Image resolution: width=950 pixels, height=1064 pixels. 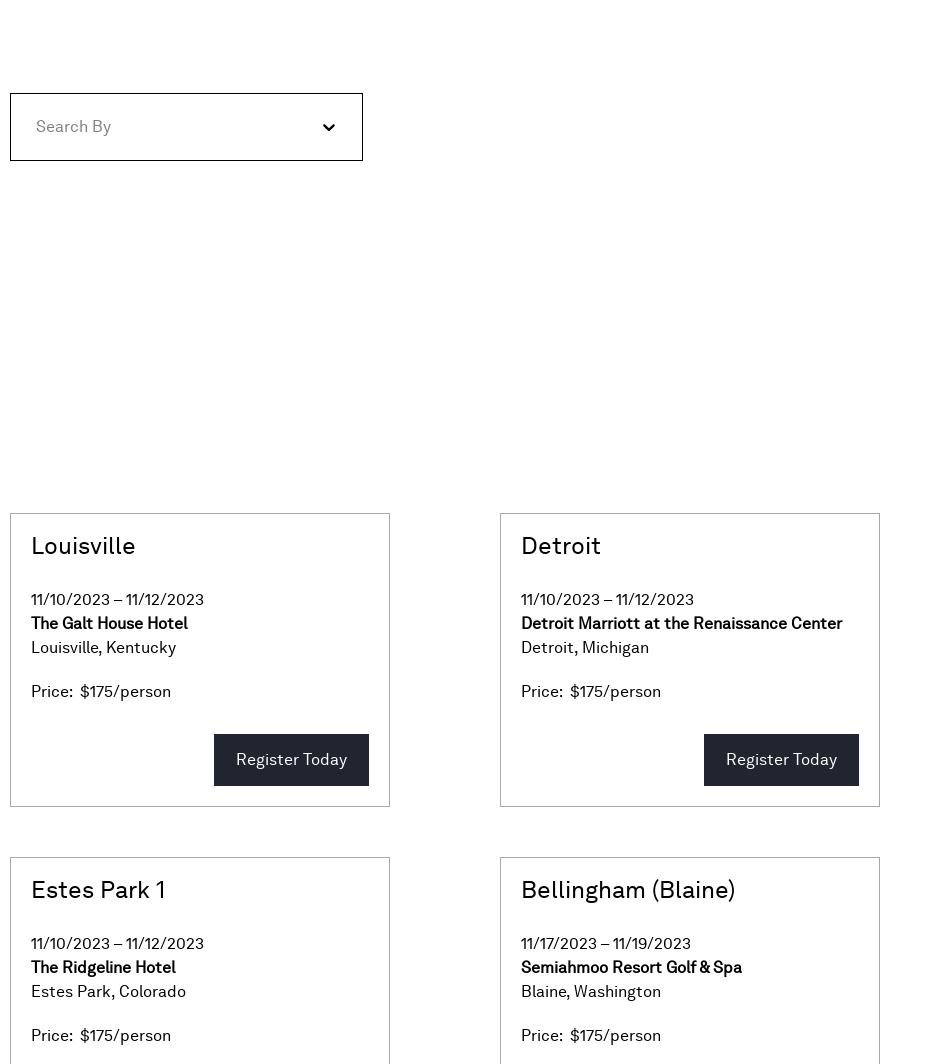 I want to click on 'Estes Park', so click(x=70, y=991).